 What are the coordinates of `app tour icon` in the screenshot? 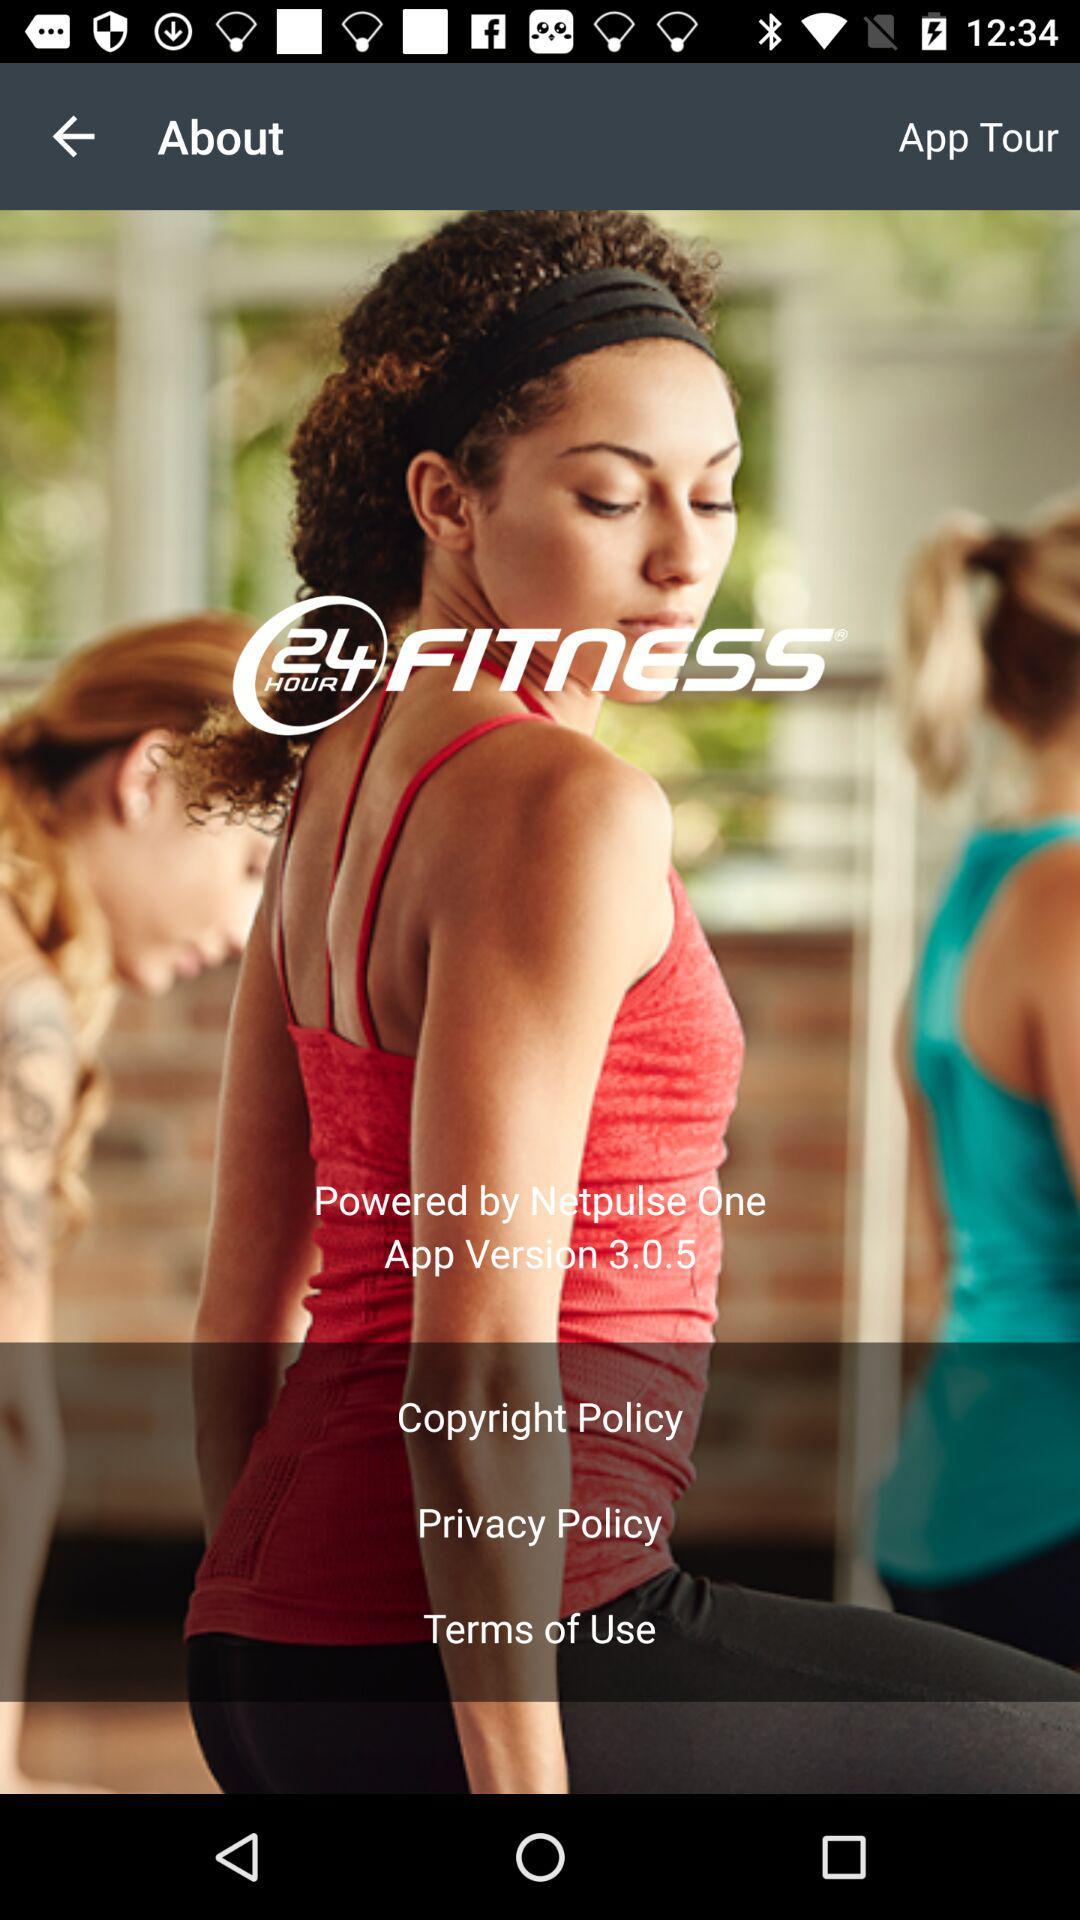 It's located at (977, 135).